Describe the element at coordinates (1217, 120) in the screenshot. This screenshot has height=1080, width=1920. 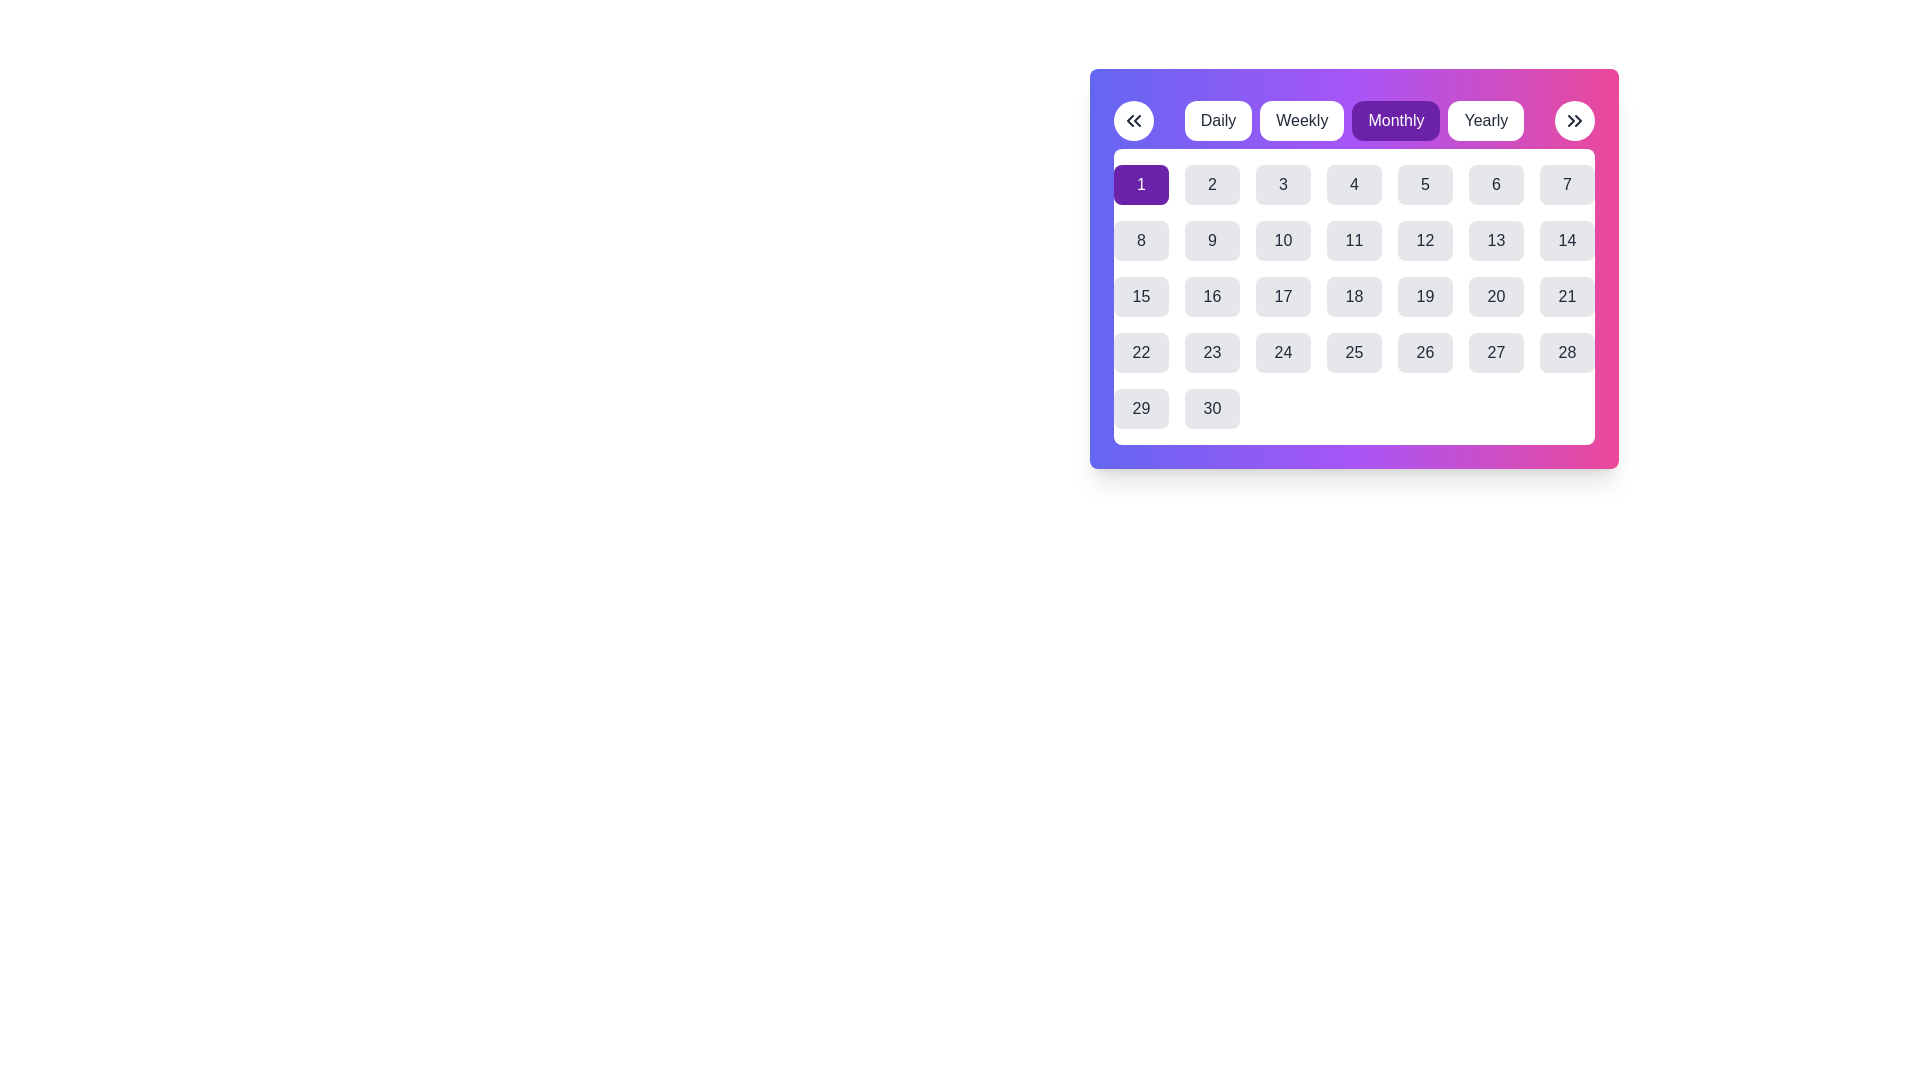
I see `the first button in the horizontal sequence` at that location.